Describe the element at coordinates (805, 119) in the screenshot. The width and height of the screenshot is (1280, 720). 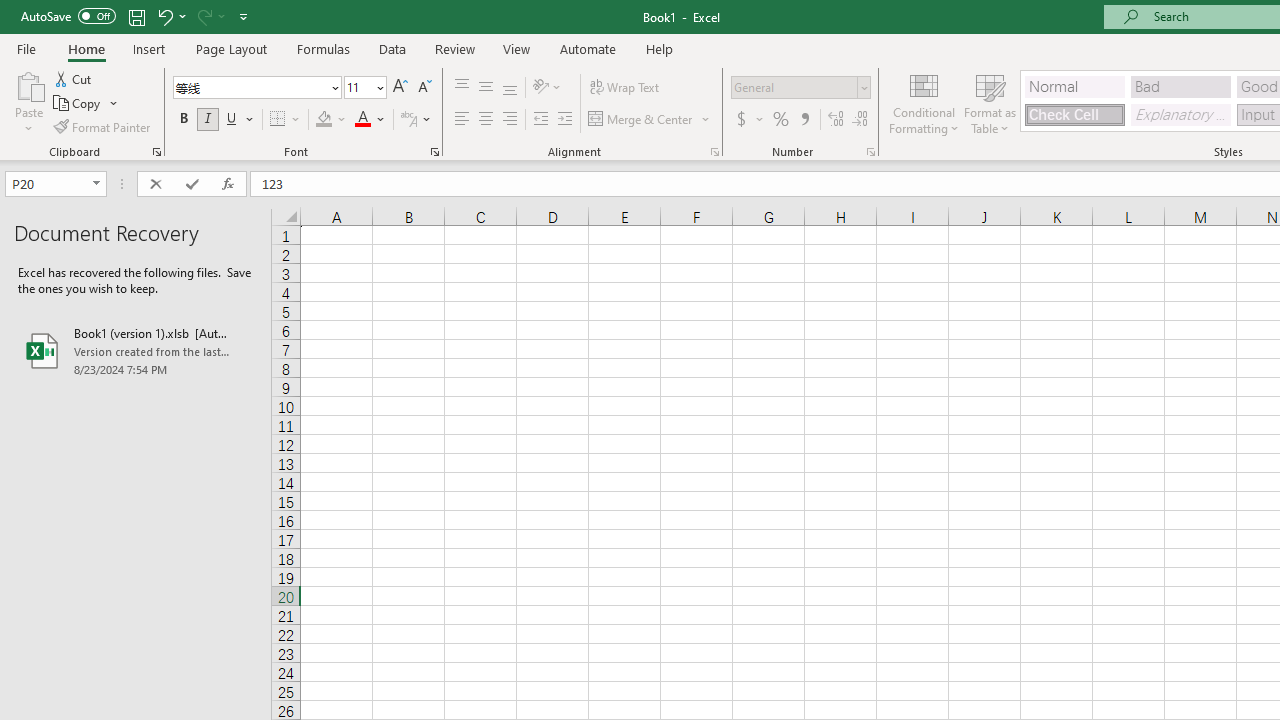
I see `'Comma Style'` at that location.